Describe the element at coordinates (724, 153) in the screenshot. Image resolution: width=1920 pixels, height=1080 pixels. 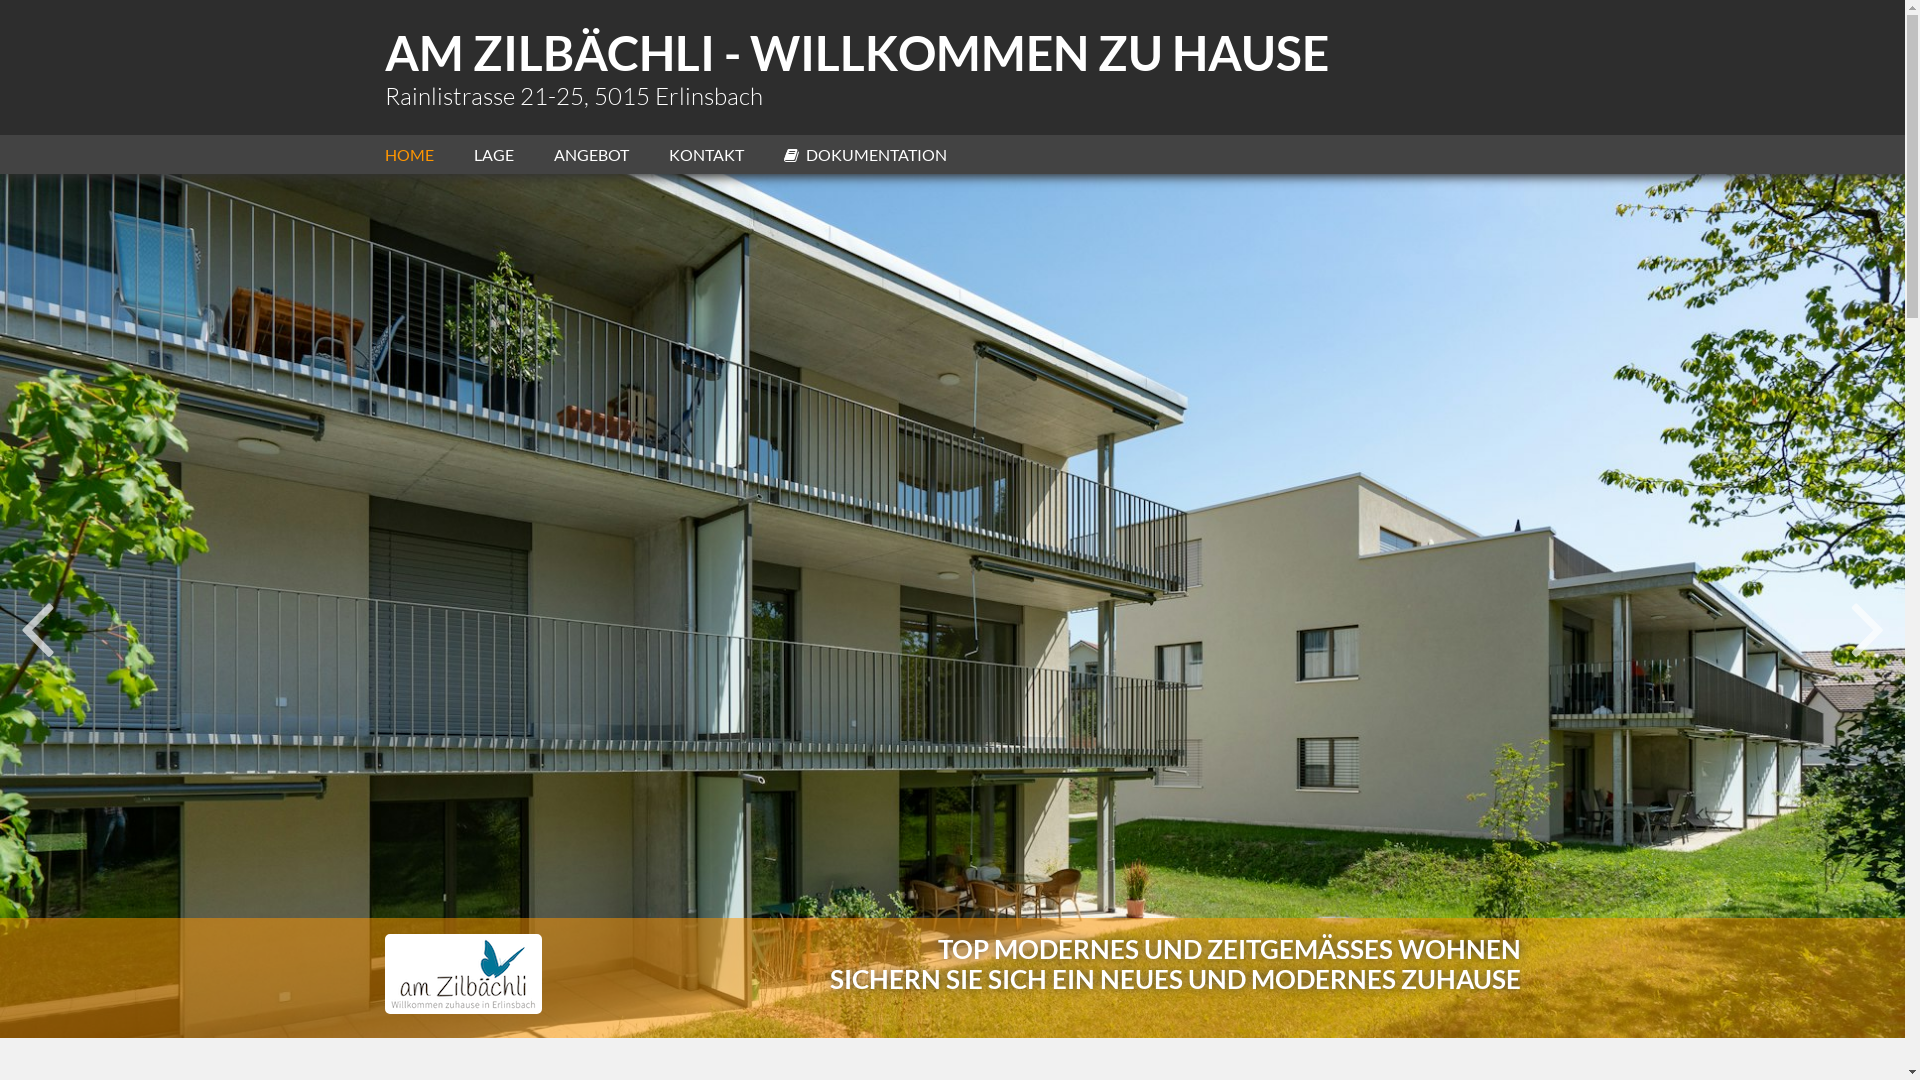
I see `'KONTAKT'` at that location.